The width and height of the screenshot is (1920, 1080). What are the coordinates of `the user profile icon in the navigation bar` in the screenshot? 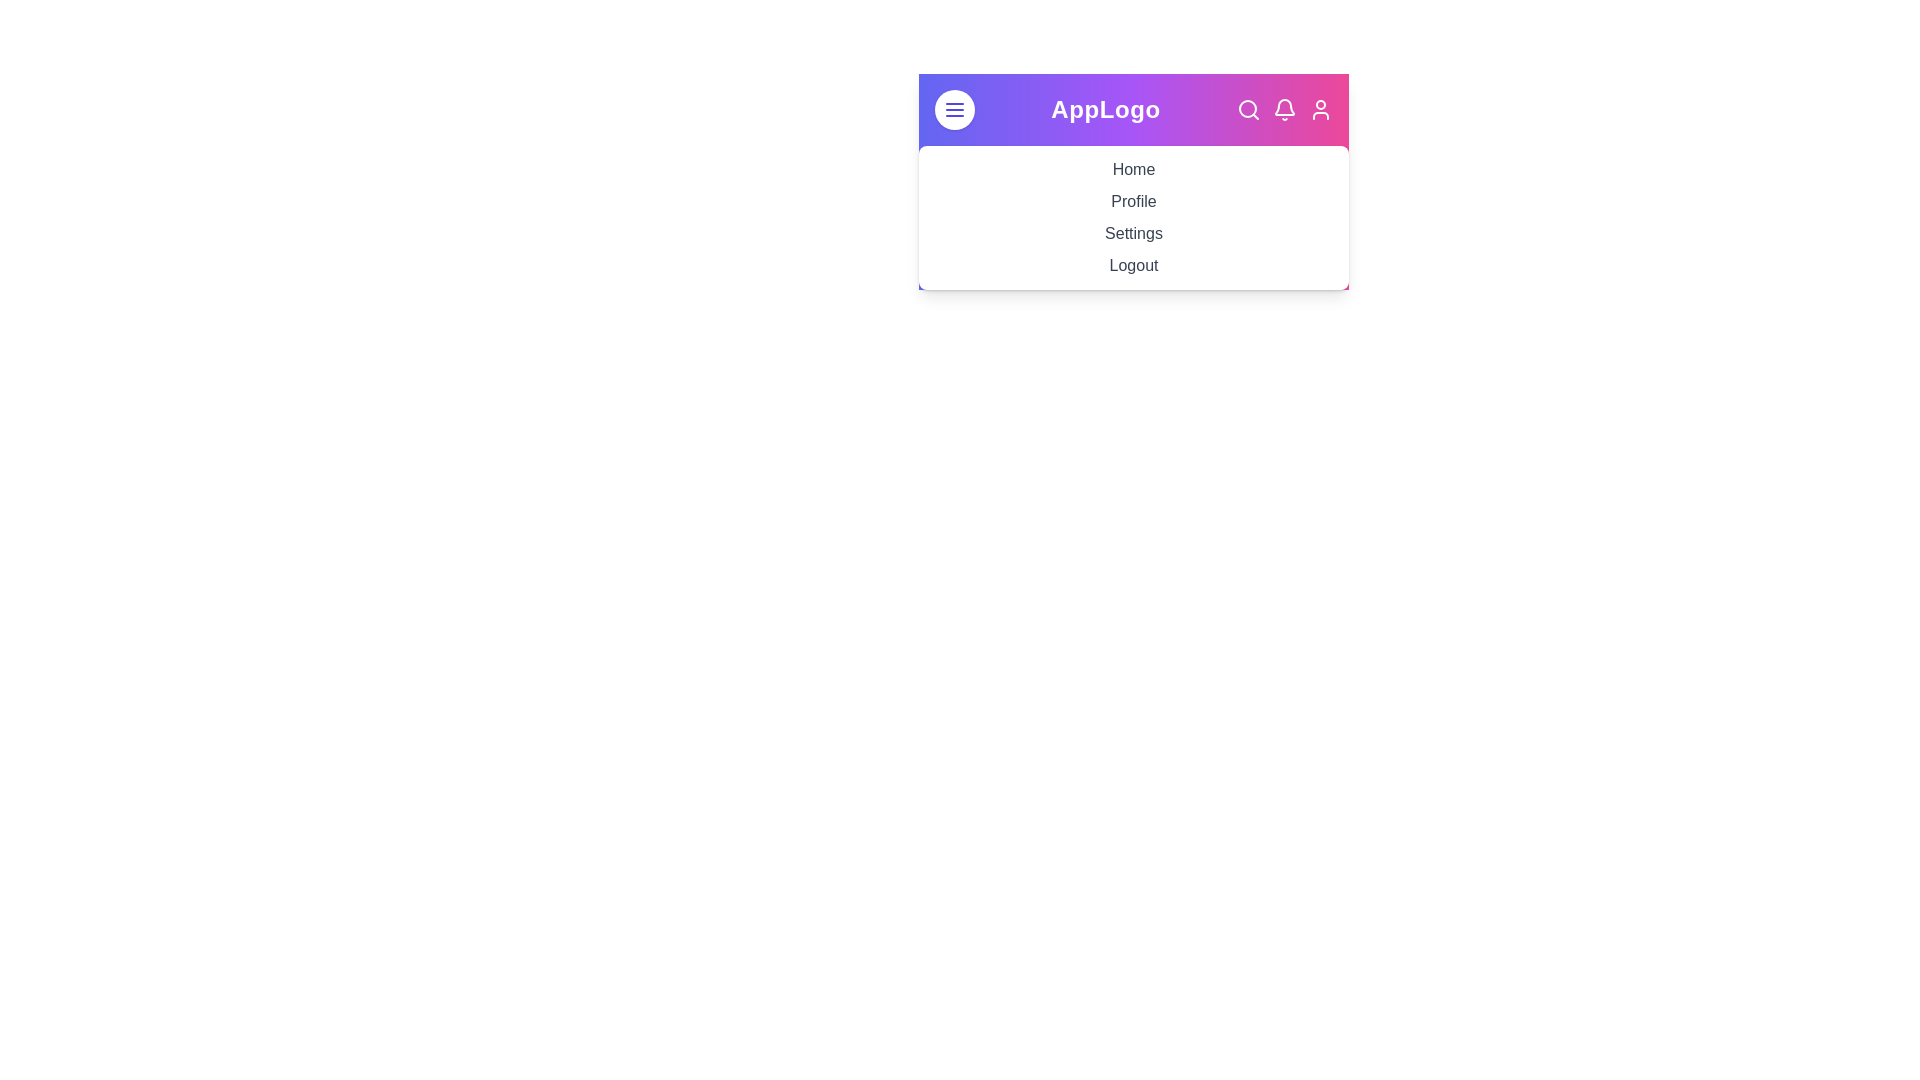 It's located at (1320, 110).